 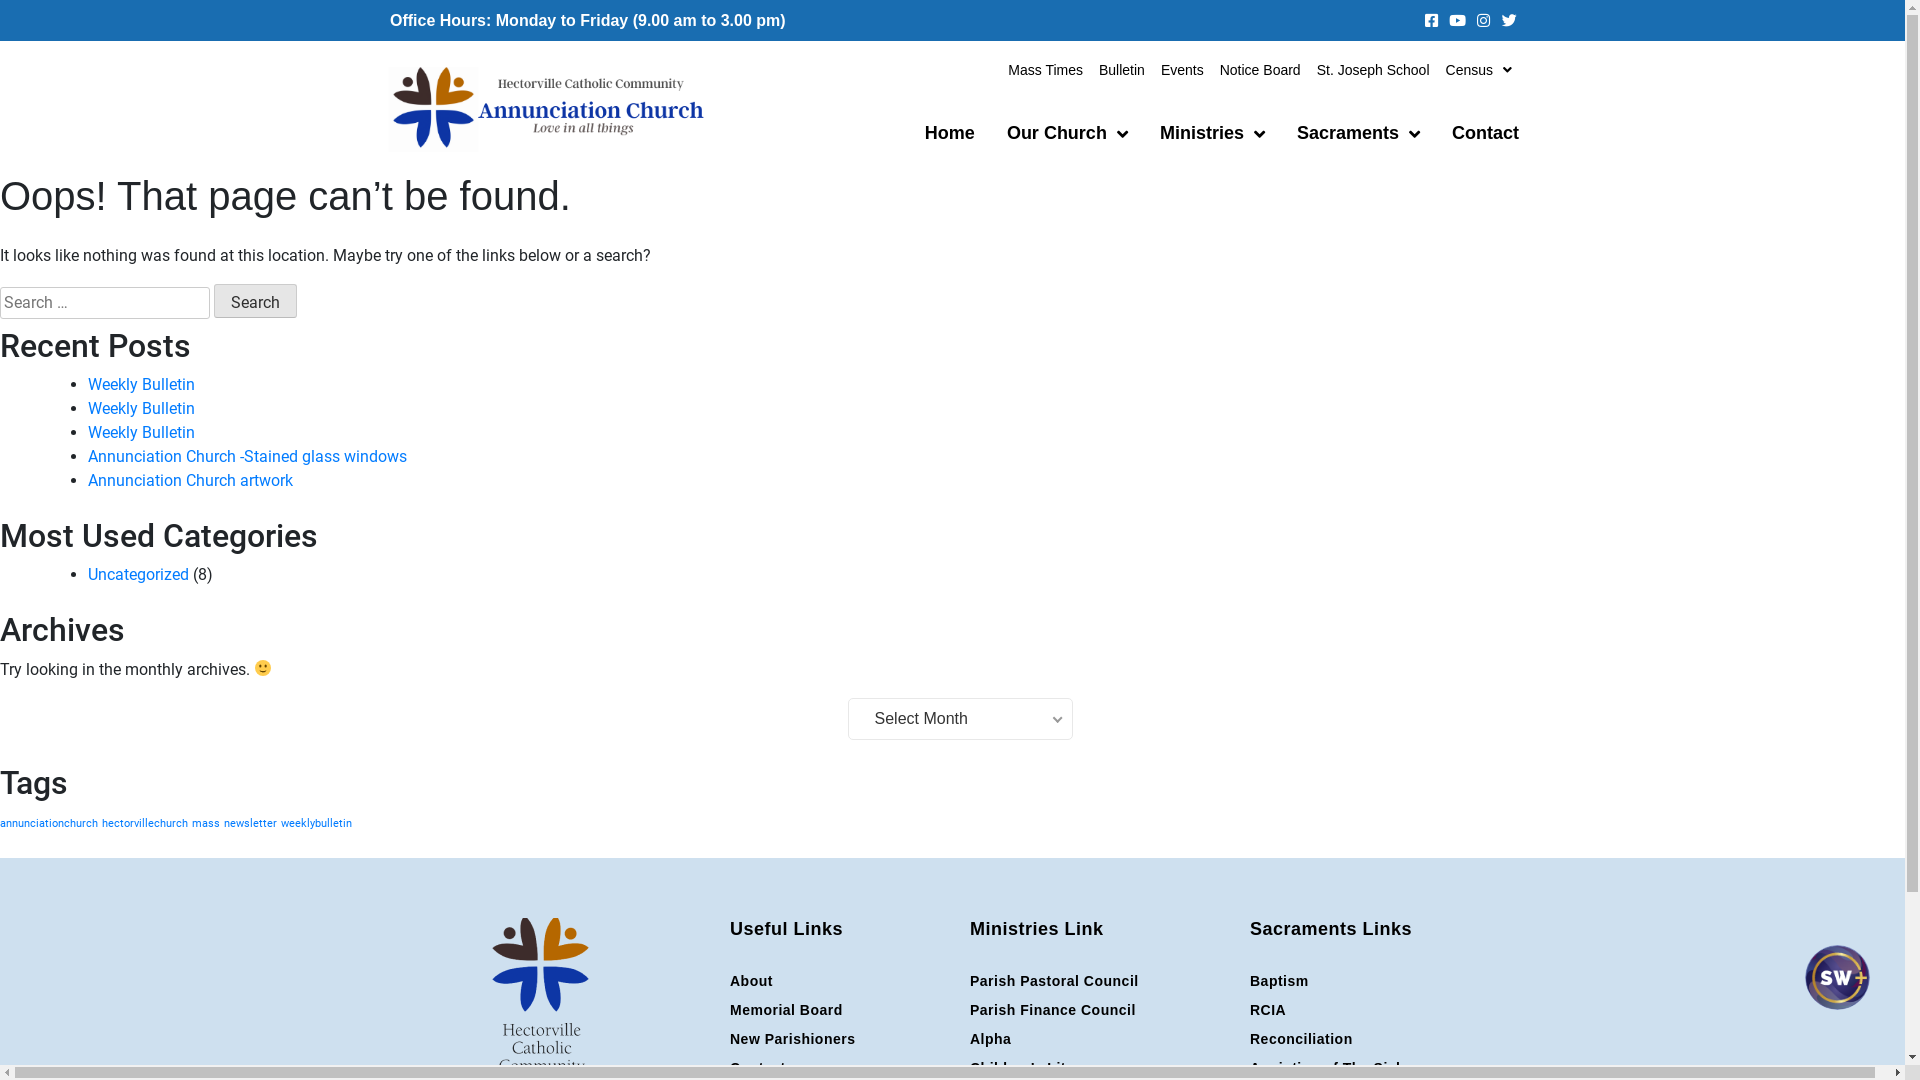 I want to click on 'mass', so click(x=206, y=823).